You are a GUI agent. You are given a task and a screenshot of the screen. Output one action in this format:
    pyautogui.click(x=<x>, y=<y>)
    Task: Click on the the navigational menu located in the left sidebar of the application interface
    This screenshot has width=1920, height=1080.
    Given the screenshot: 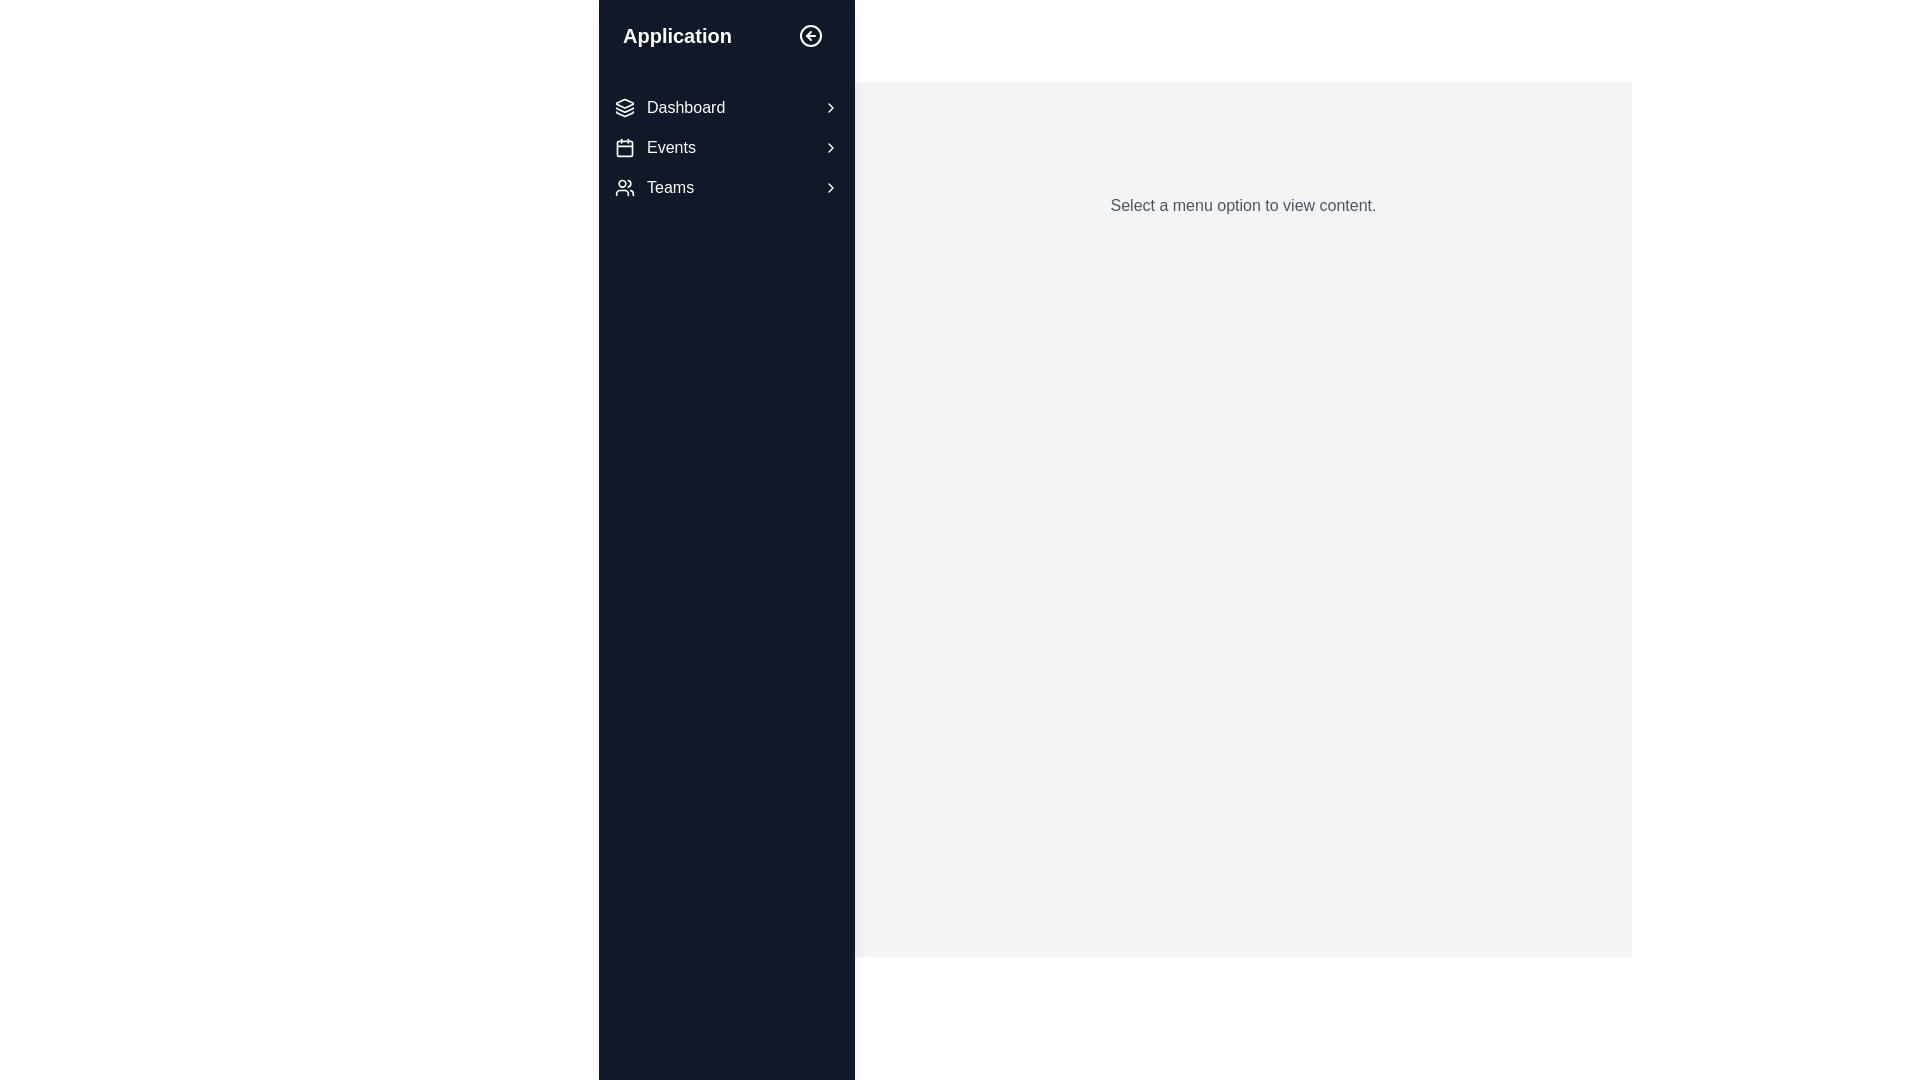 What is the action you would take?
    pyautogui.click(x=725, y=146)
    